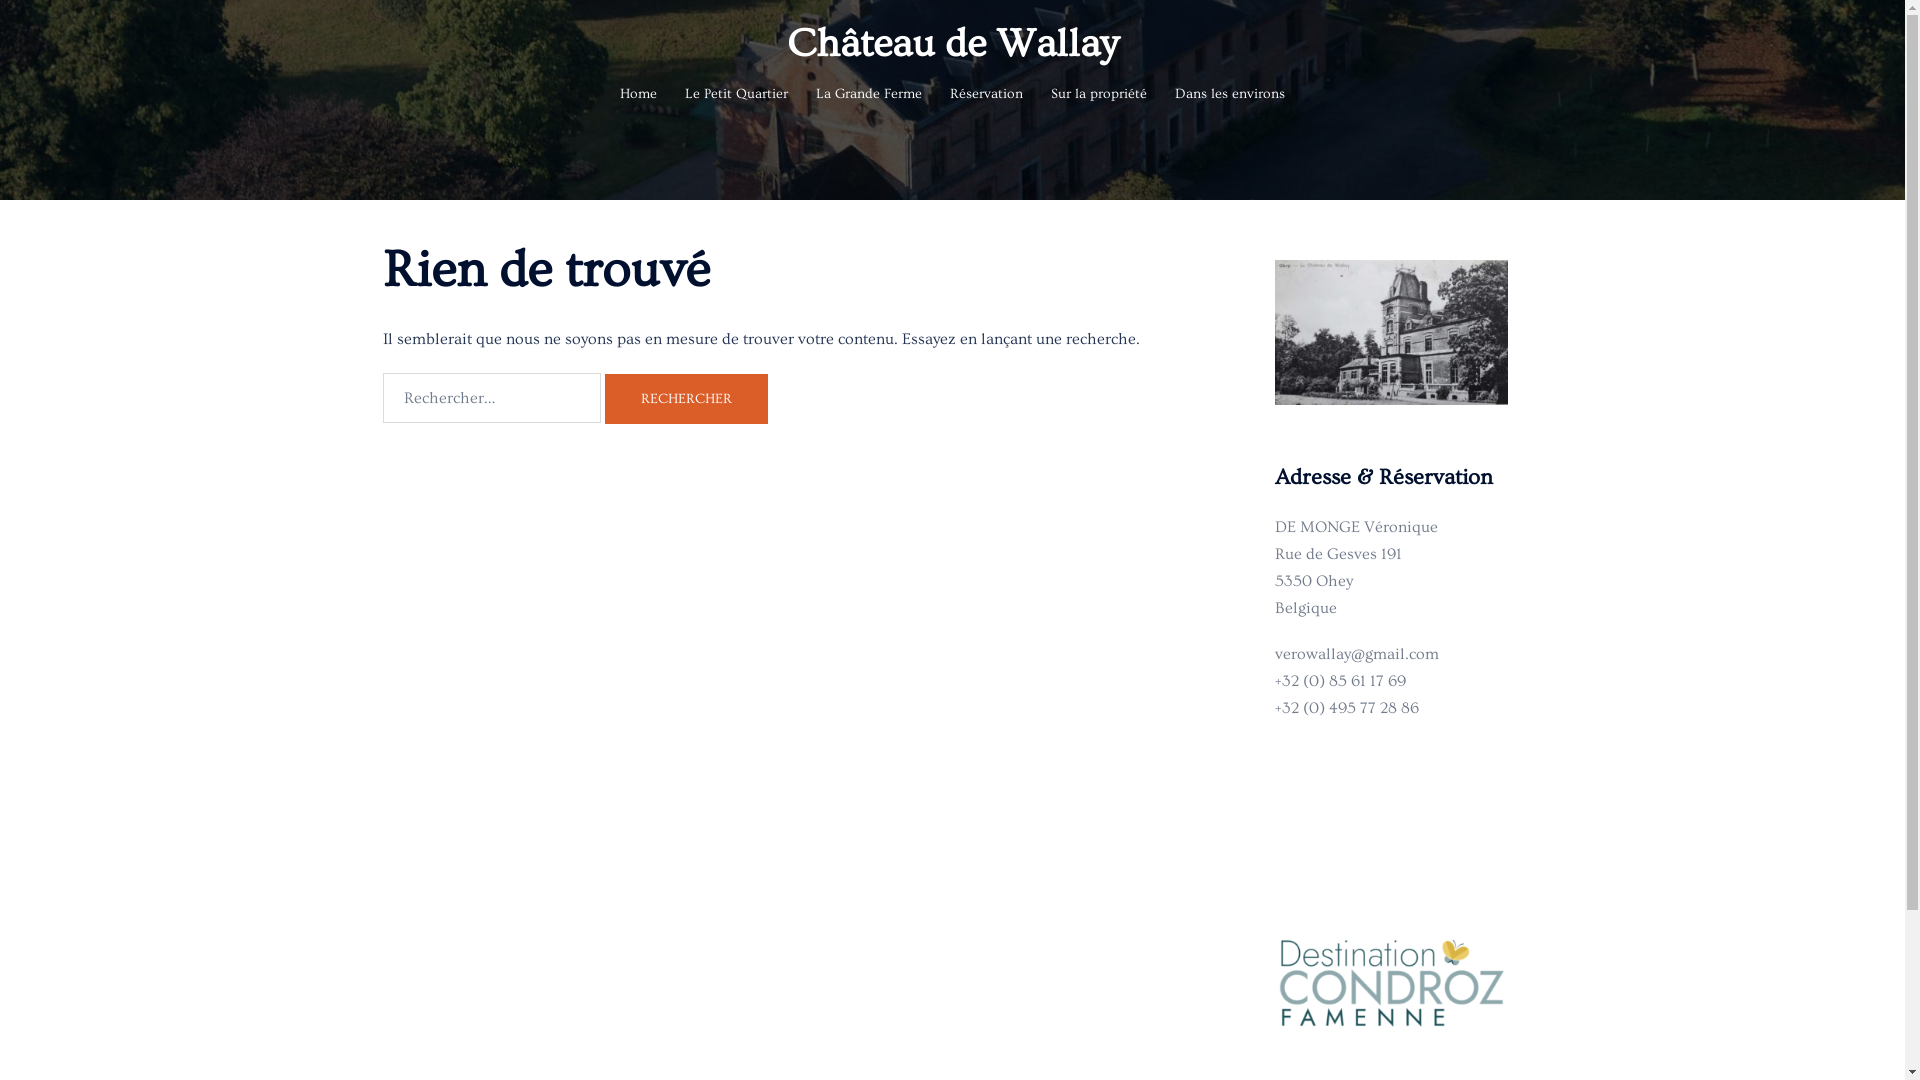 This screenshot has height=1080, width=1920. Describe the element at coordinates (868, 95) in the screenshot. I see `'La Grande Ferme'` at that location.